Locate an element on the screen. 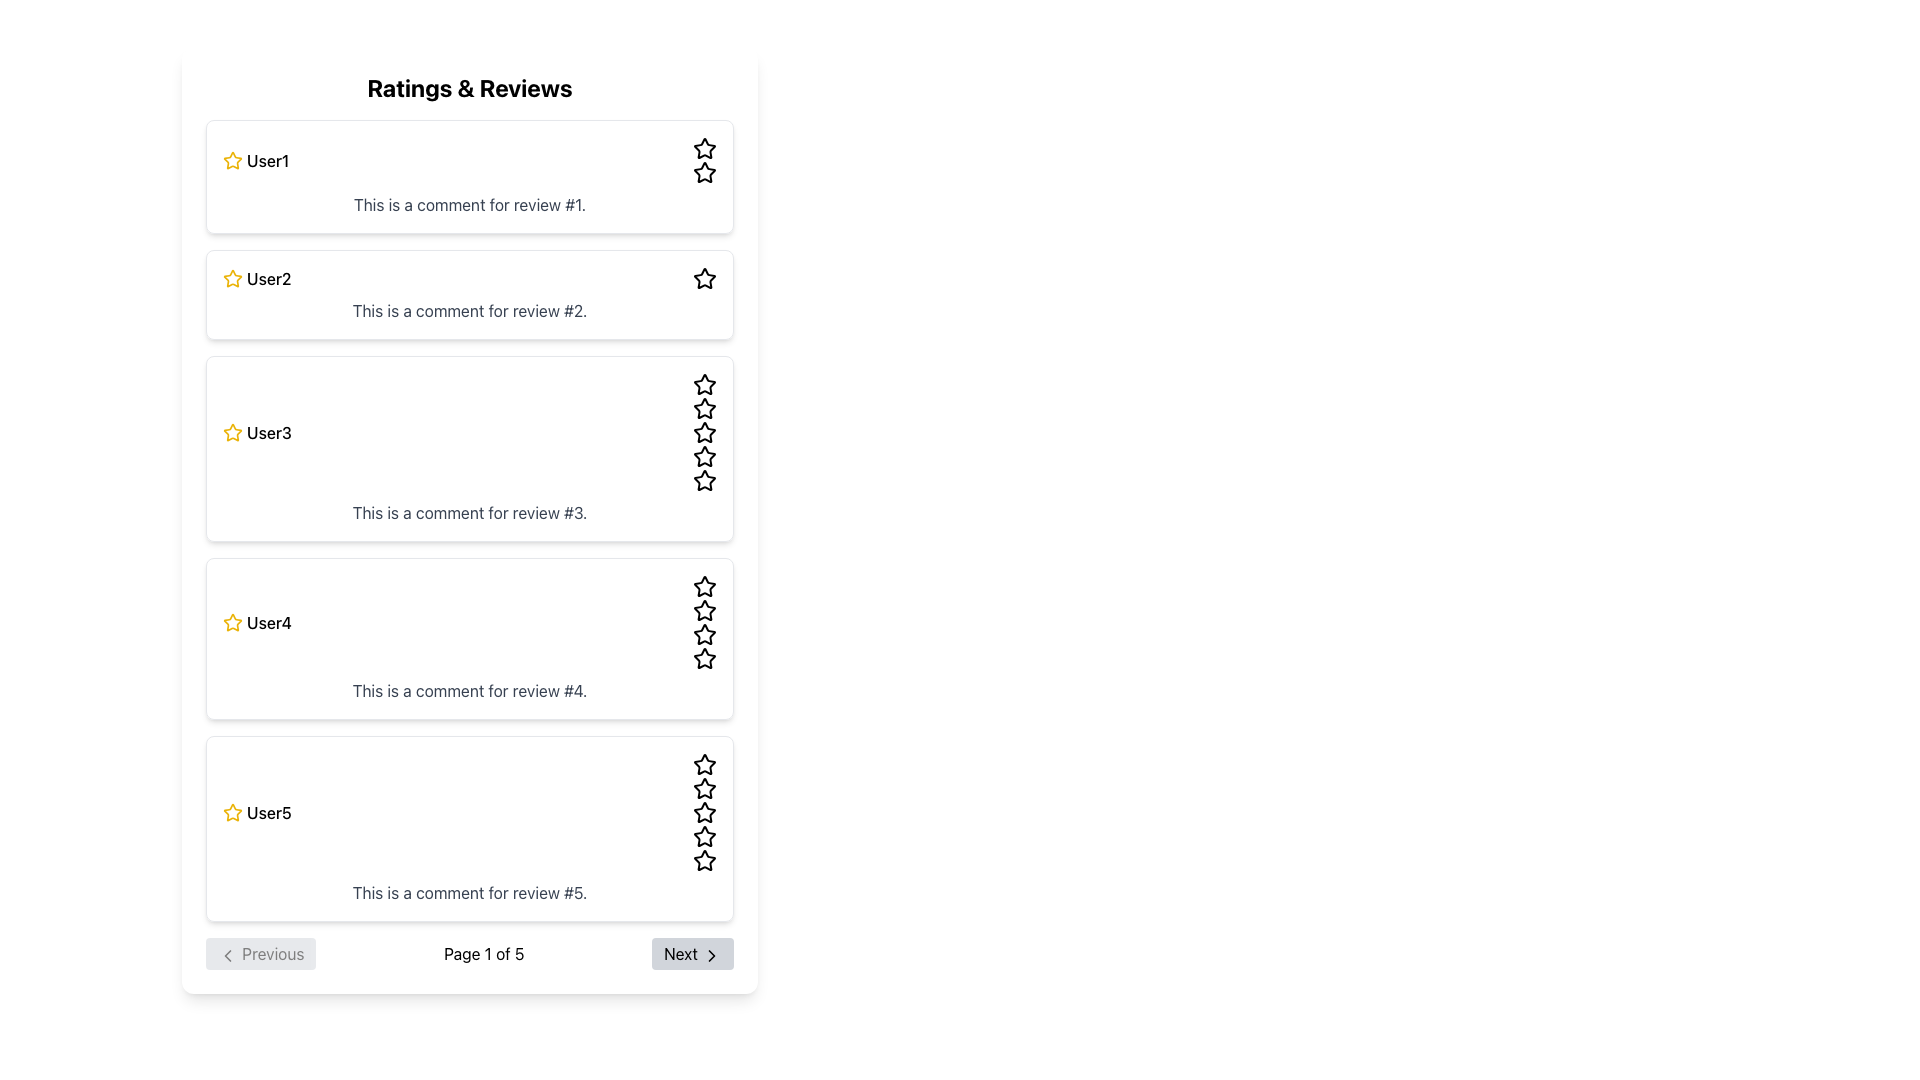  the star icon for rating associated with 'User2', positioned on the far right edge of the review entry is located at coordinates (705, 278).